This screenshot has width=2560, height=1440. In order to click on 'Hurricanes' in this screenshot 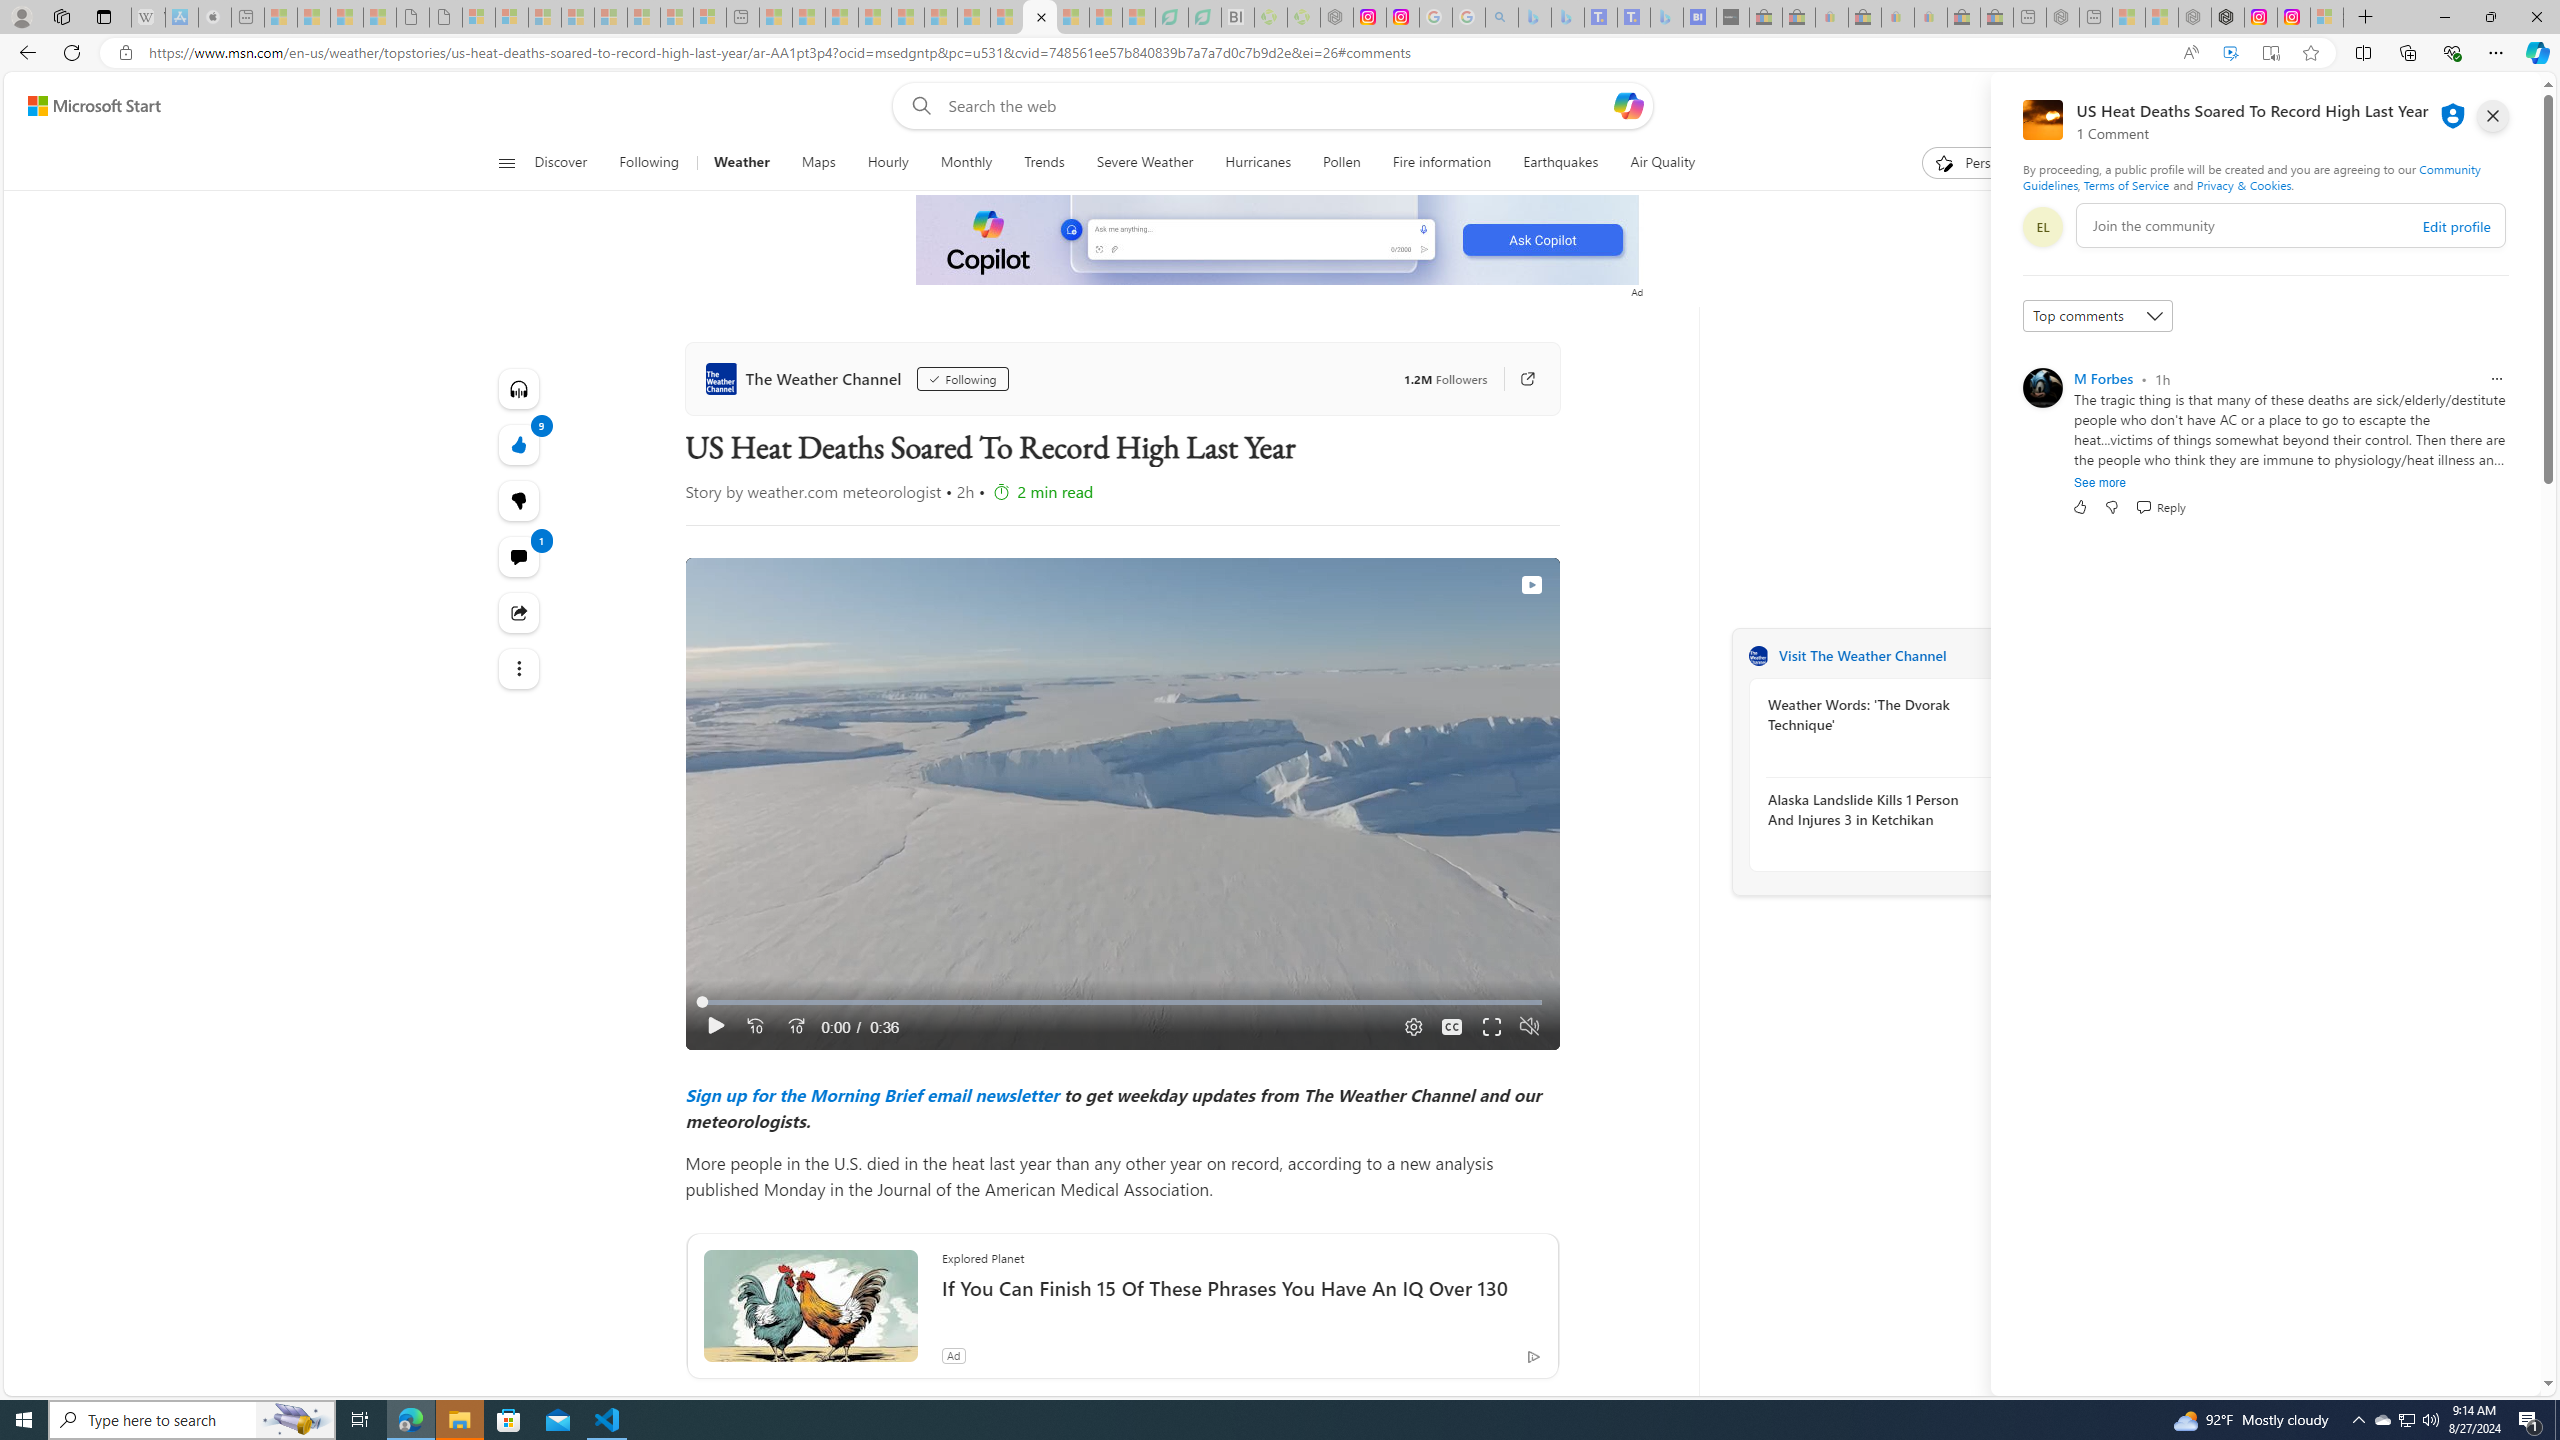, I will do `click(1259, 162)`.